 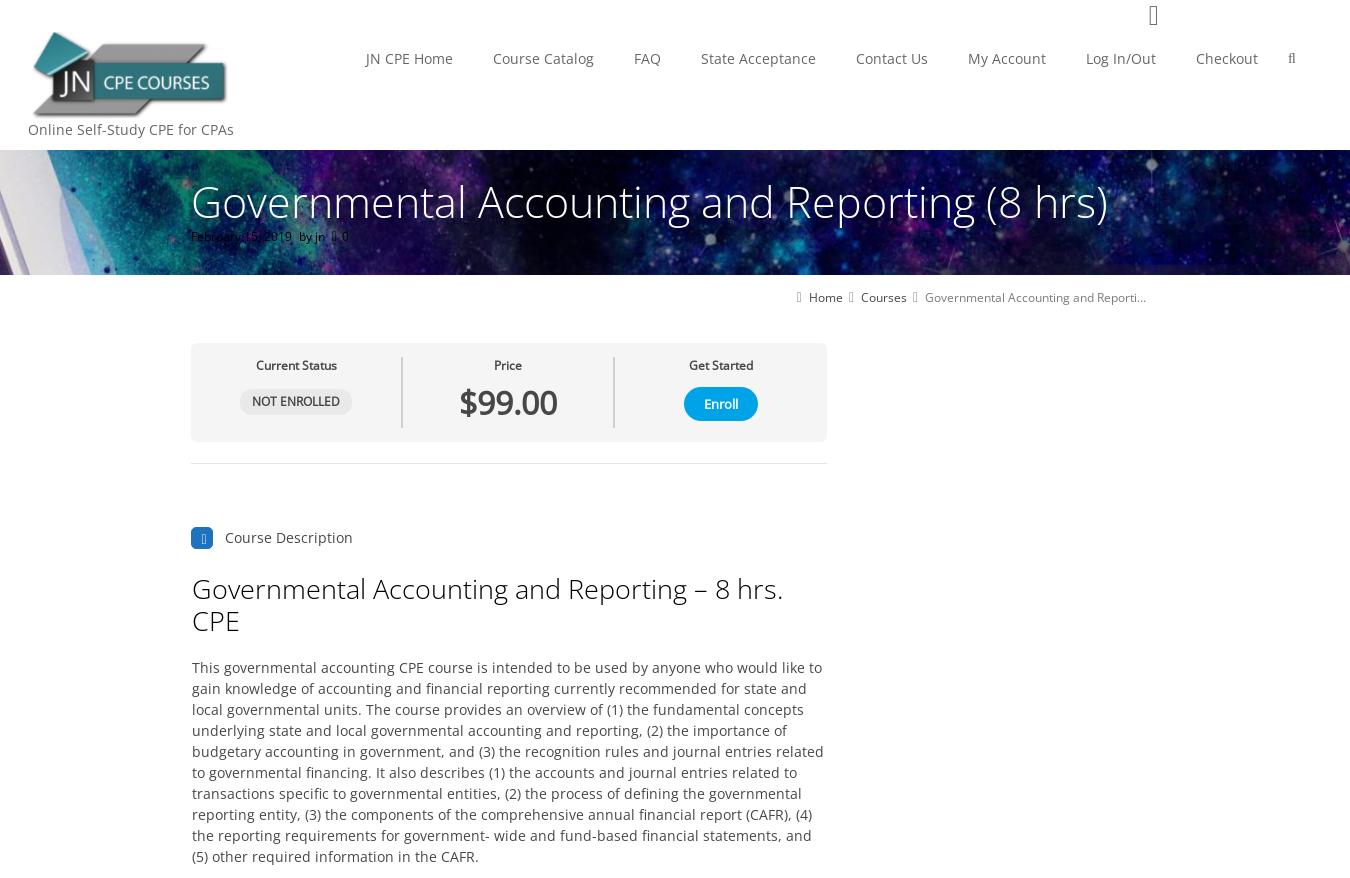 What do you see at coordinates (507, 363) in the screenshot?
I see `'Price'` at bounding box center [507, 363].